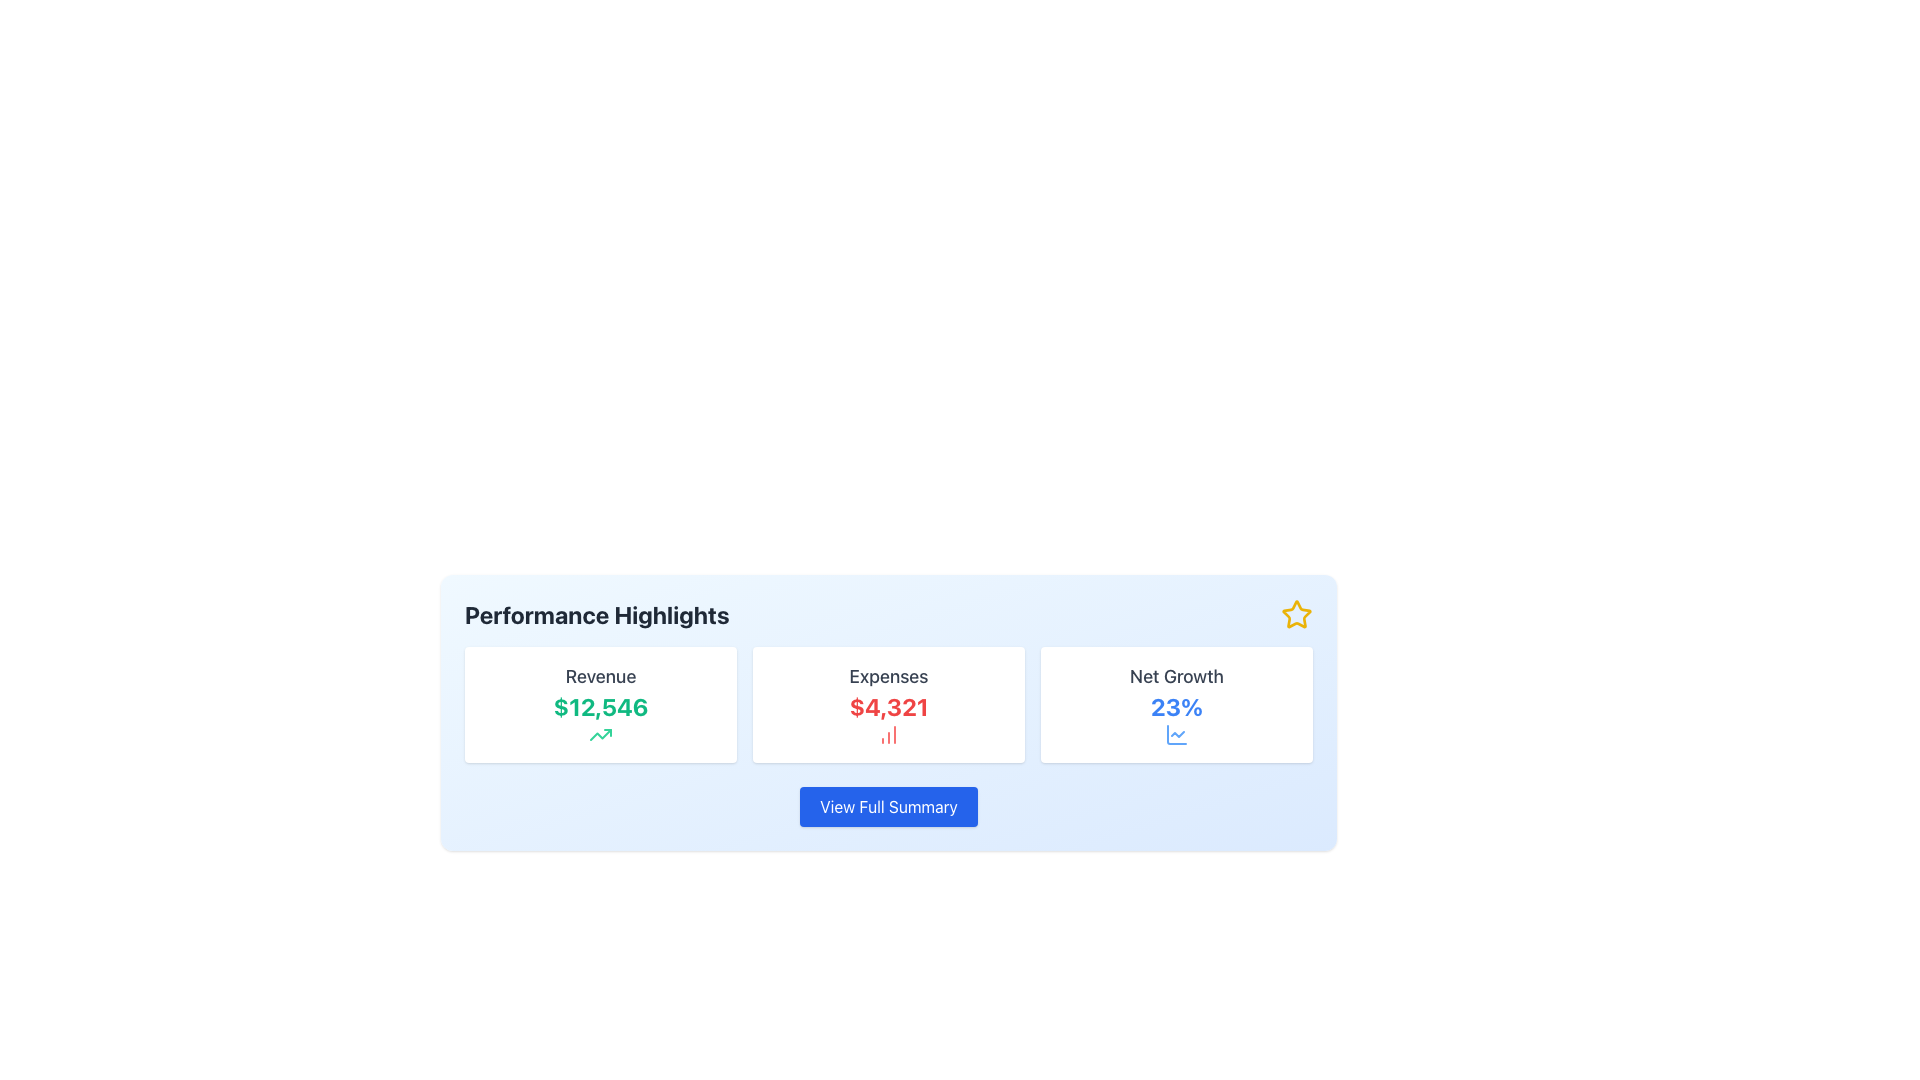 The image size is (1920, 1080). What do you see at coordinates (599, 735) in the screenshot?
I see `the visual indicator icon located below the monetary figure 'Revenue $12,546', centered horizontally within the card` at bounding box center [599, 735].